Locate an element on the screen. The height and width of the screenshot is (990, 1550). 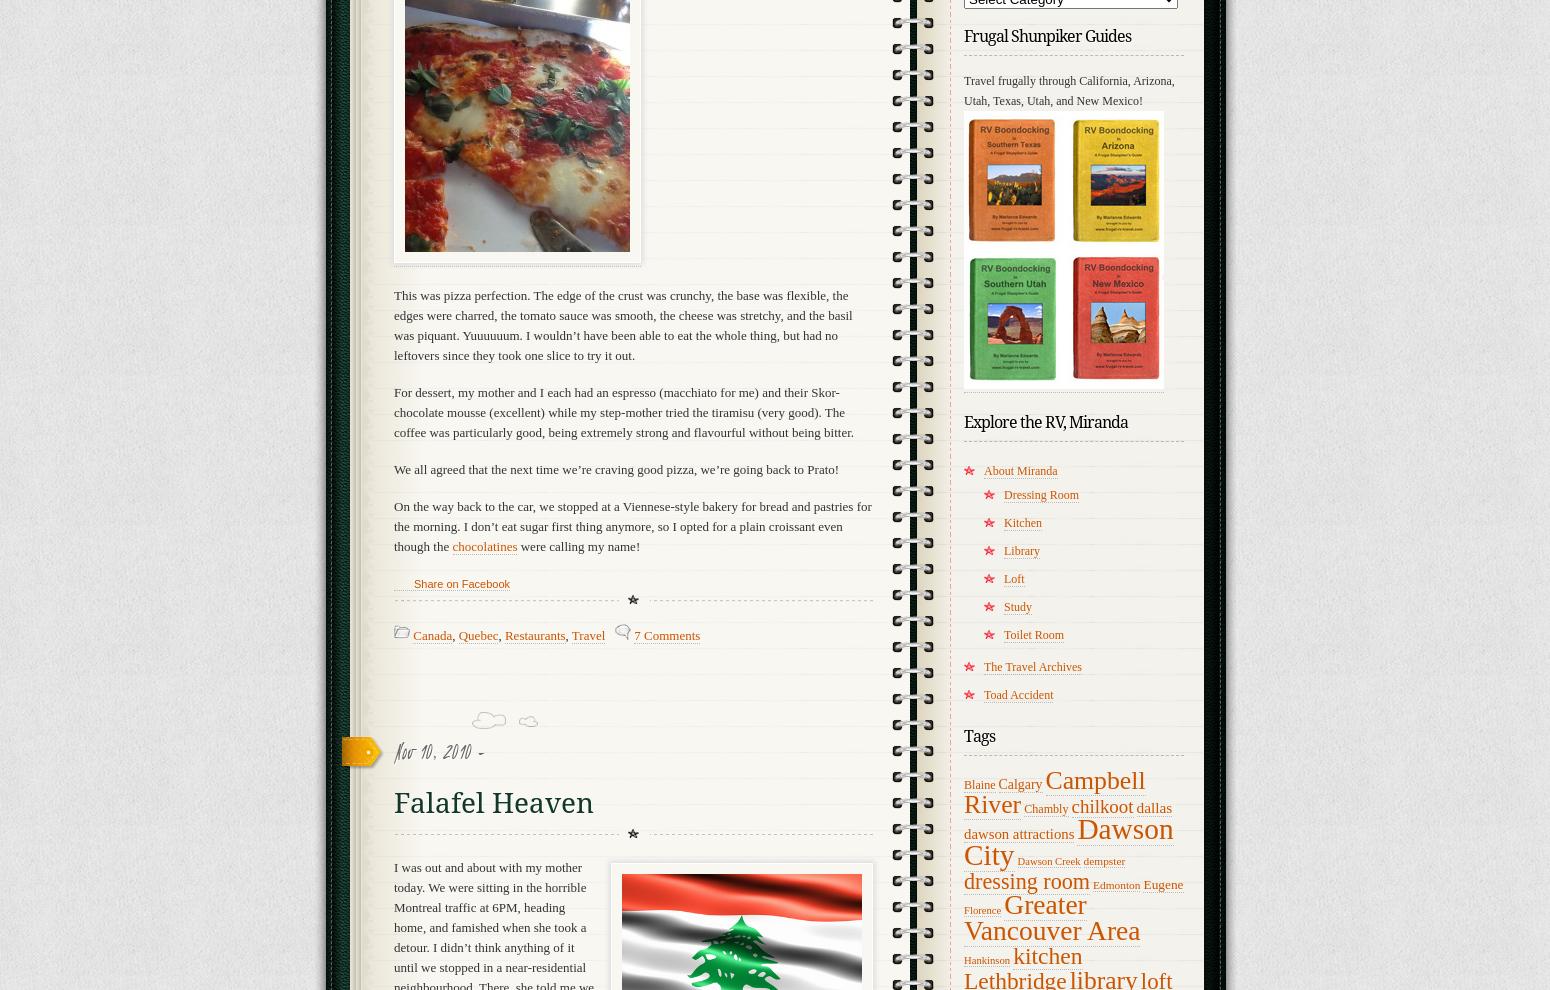
'dempster' is located at coordinates (1103, 861).